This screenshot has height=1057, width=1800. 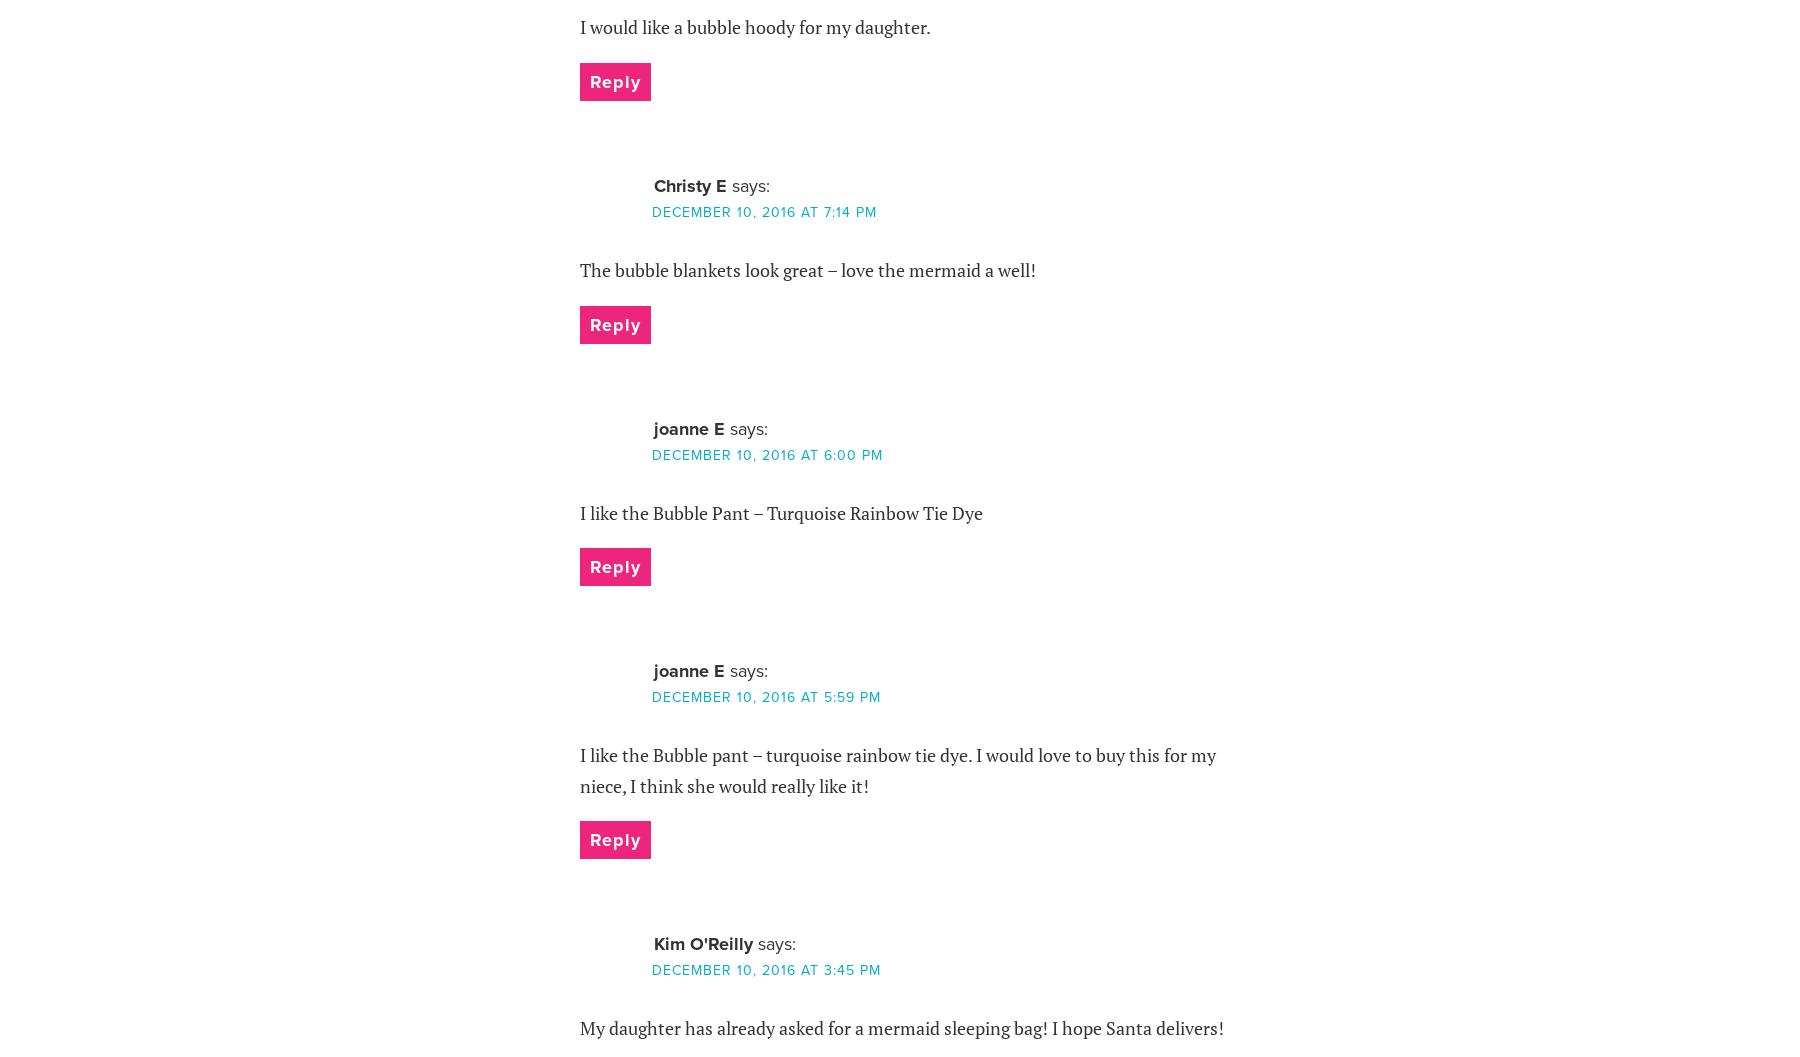 What do you see at coordinates (896, 770) in the screenshot?
I see `'I like the Bubble pant – turquoise rainbow tie dye.  I would love to buy this for my niece, I think she would really like it!'` at bounding box center [896, 770].